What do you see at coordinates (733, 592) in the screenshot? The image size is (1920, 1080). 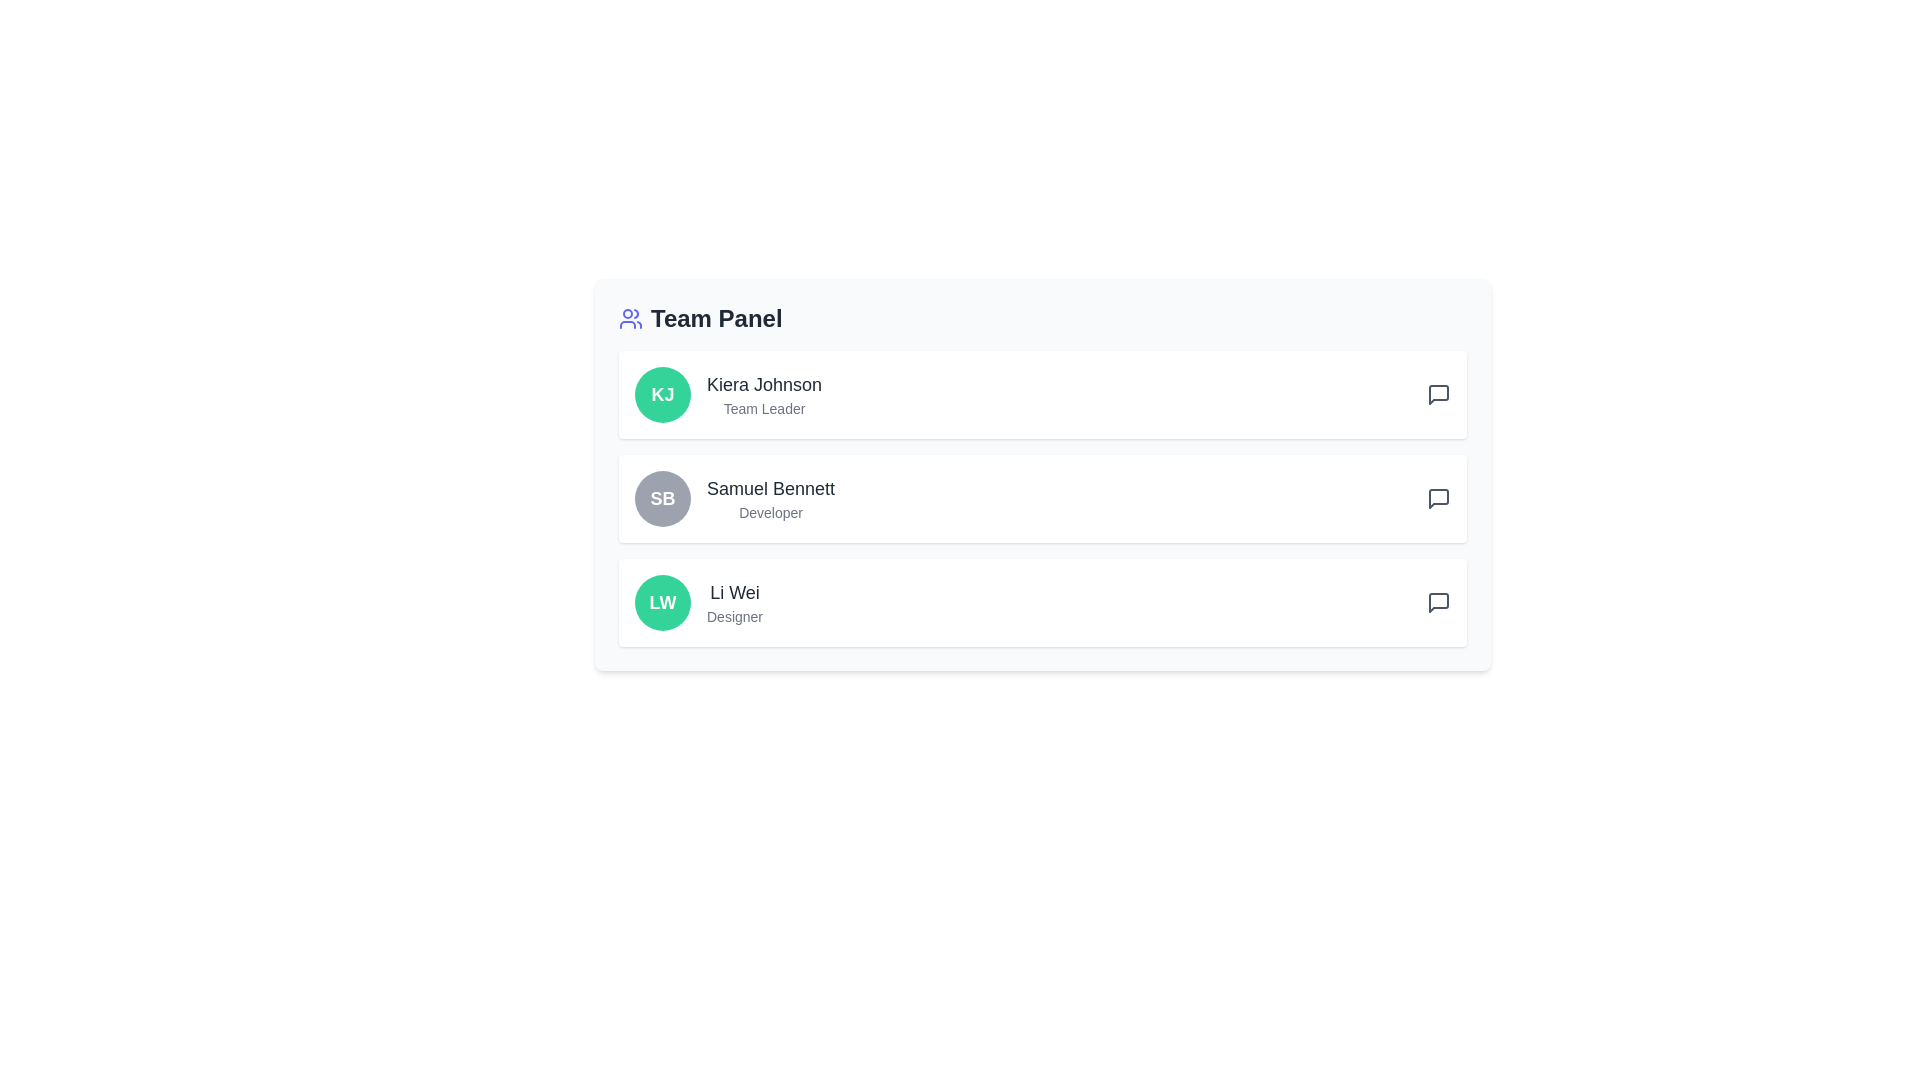 I see `the text label reading 'Li Wei', which is styled with a large font size and dark gray color, positioned below a green circular icon and above a smaller label reading 'Designer'` at bounding box center [733, 592].